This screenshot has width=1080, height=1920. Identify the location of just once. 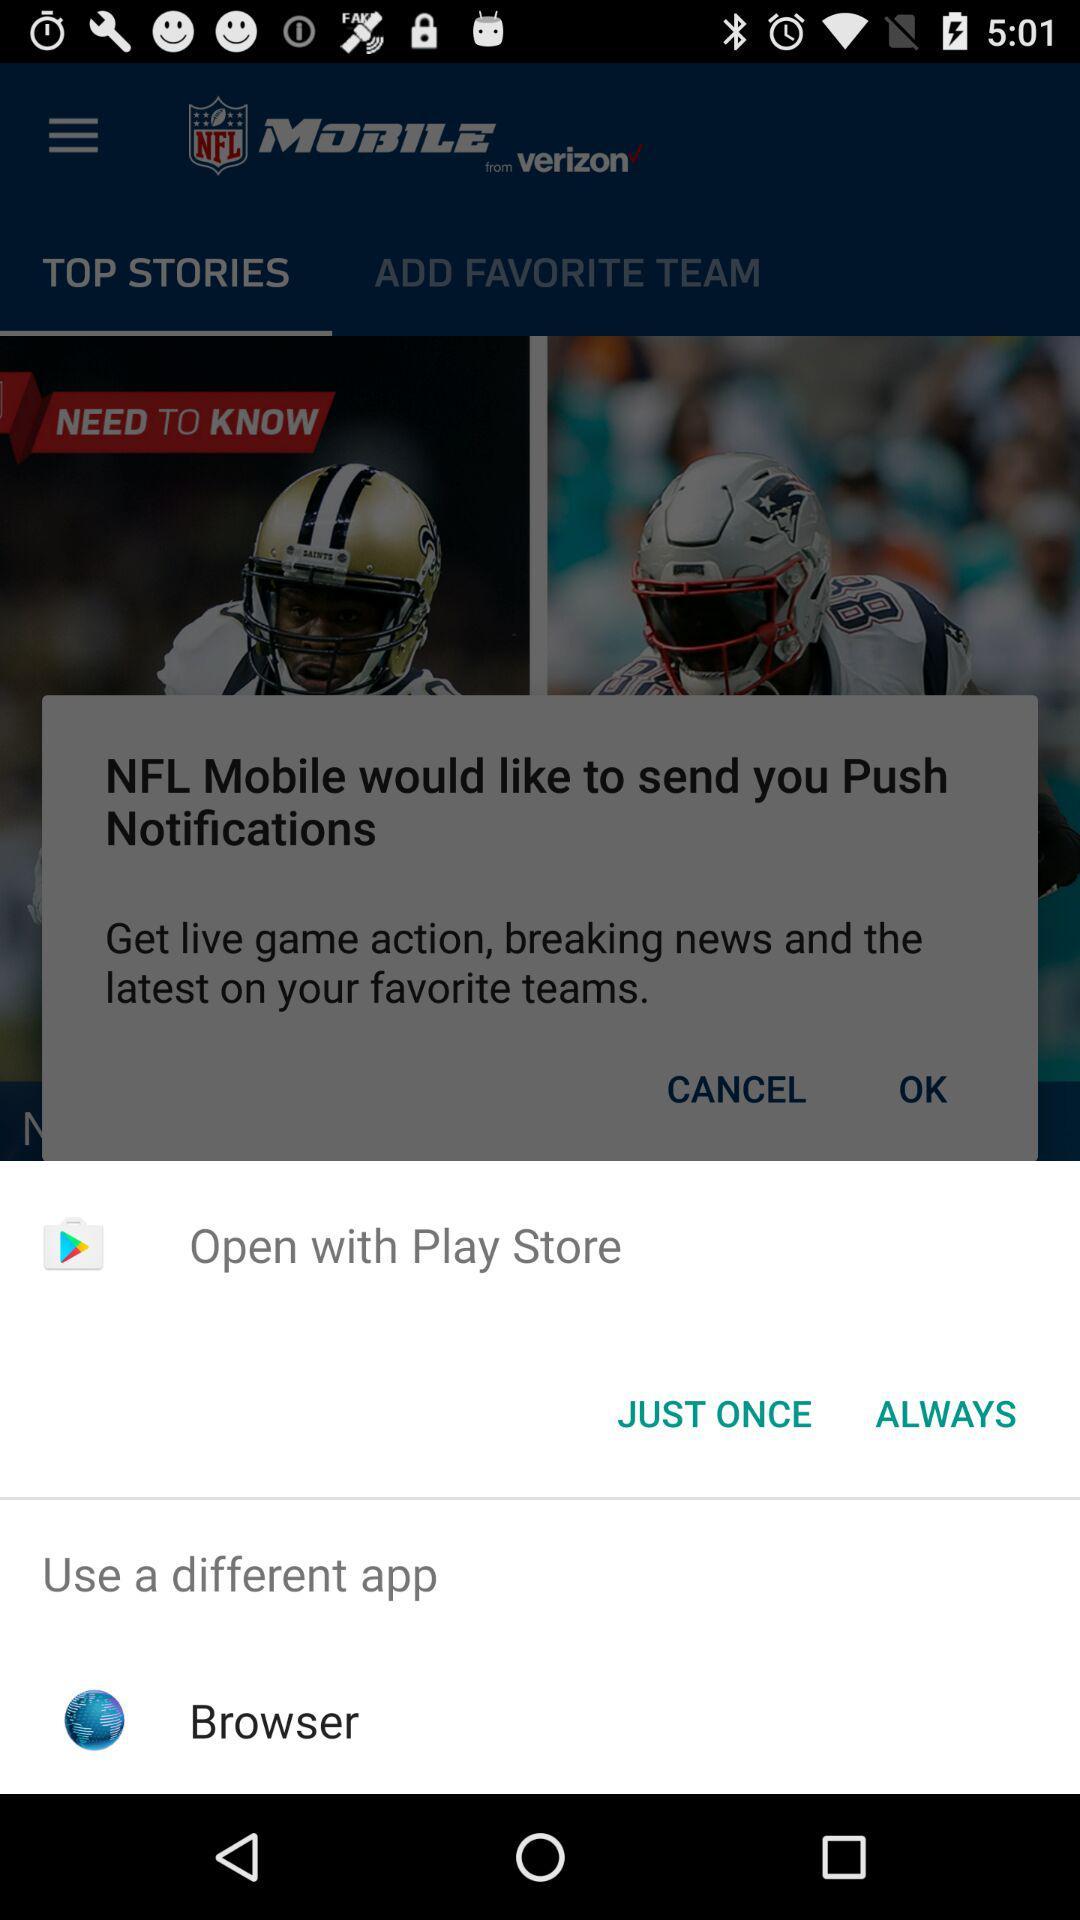
(713, 1411).